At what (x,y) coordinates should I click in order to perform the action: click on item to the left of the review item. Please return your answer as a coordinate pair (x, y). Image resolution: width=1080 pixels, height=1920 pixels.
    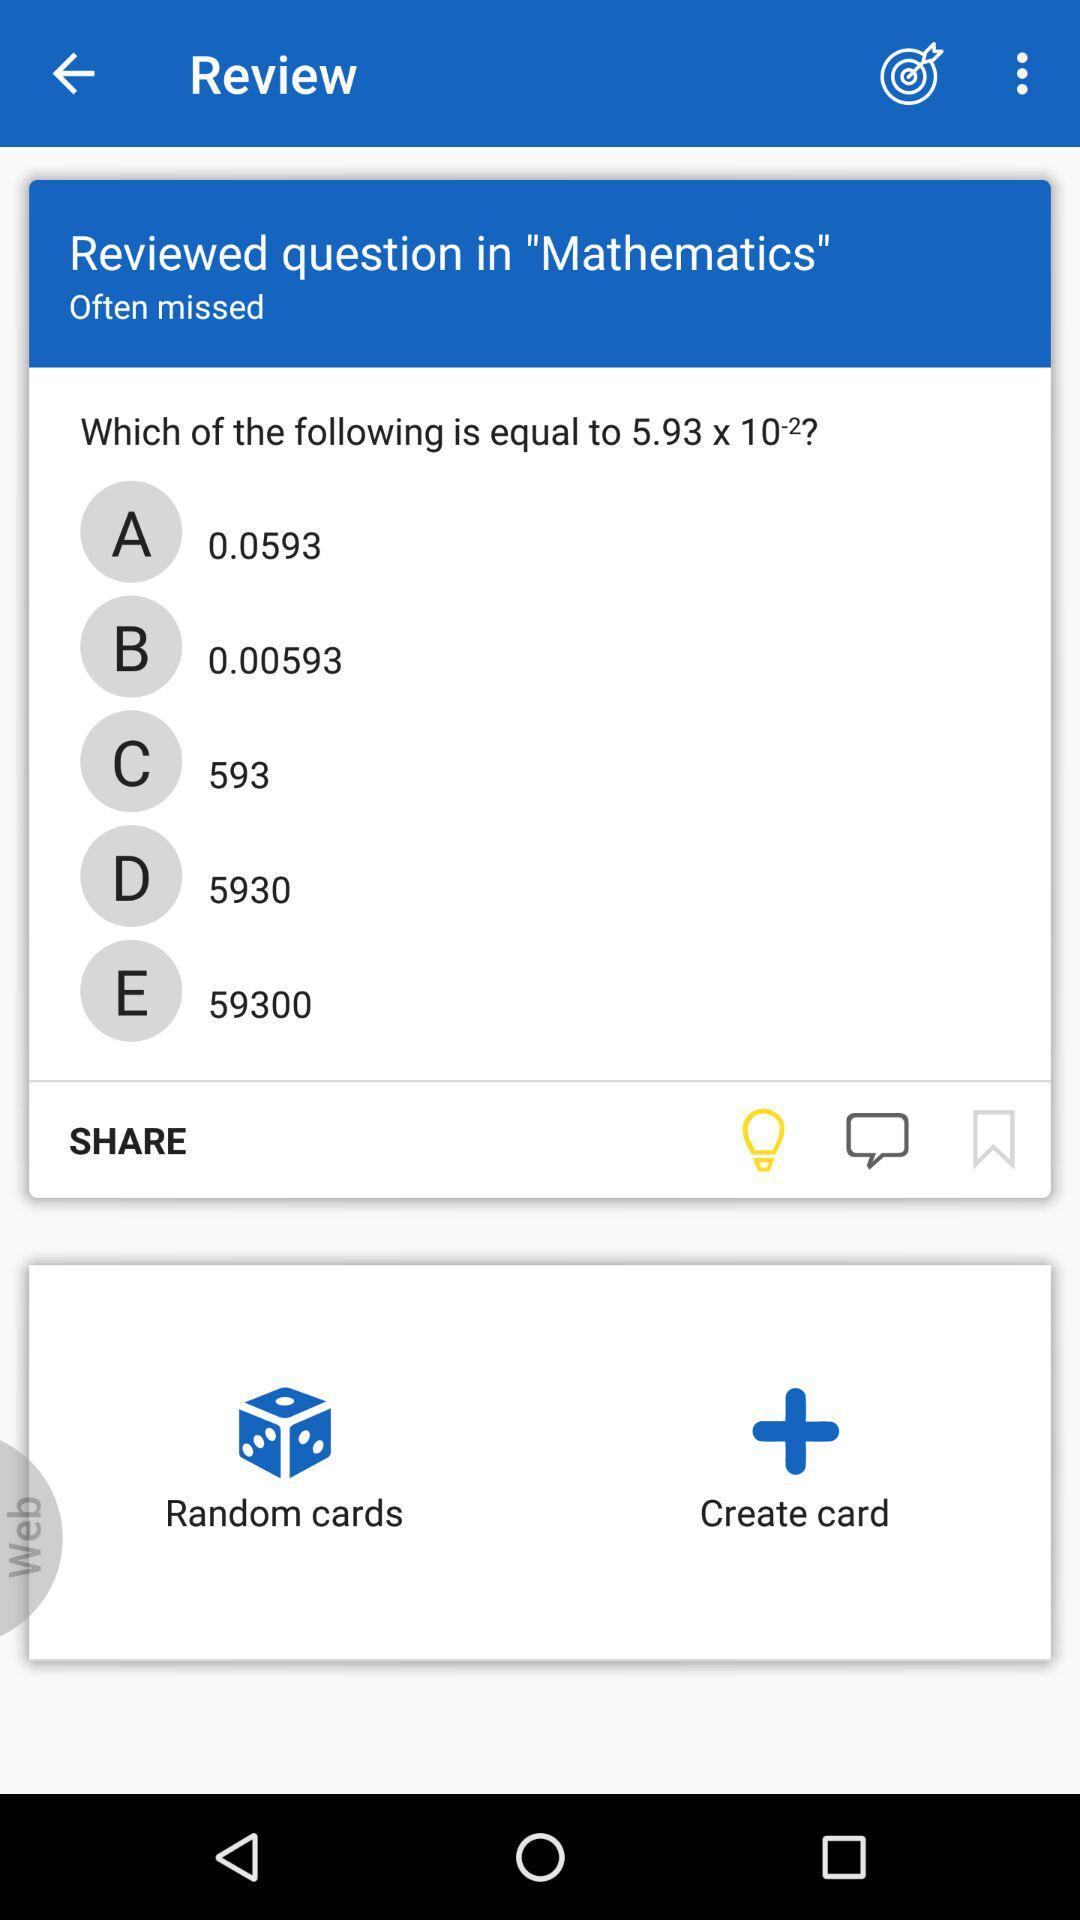
    Looking at the image, I should click on (72, 73).